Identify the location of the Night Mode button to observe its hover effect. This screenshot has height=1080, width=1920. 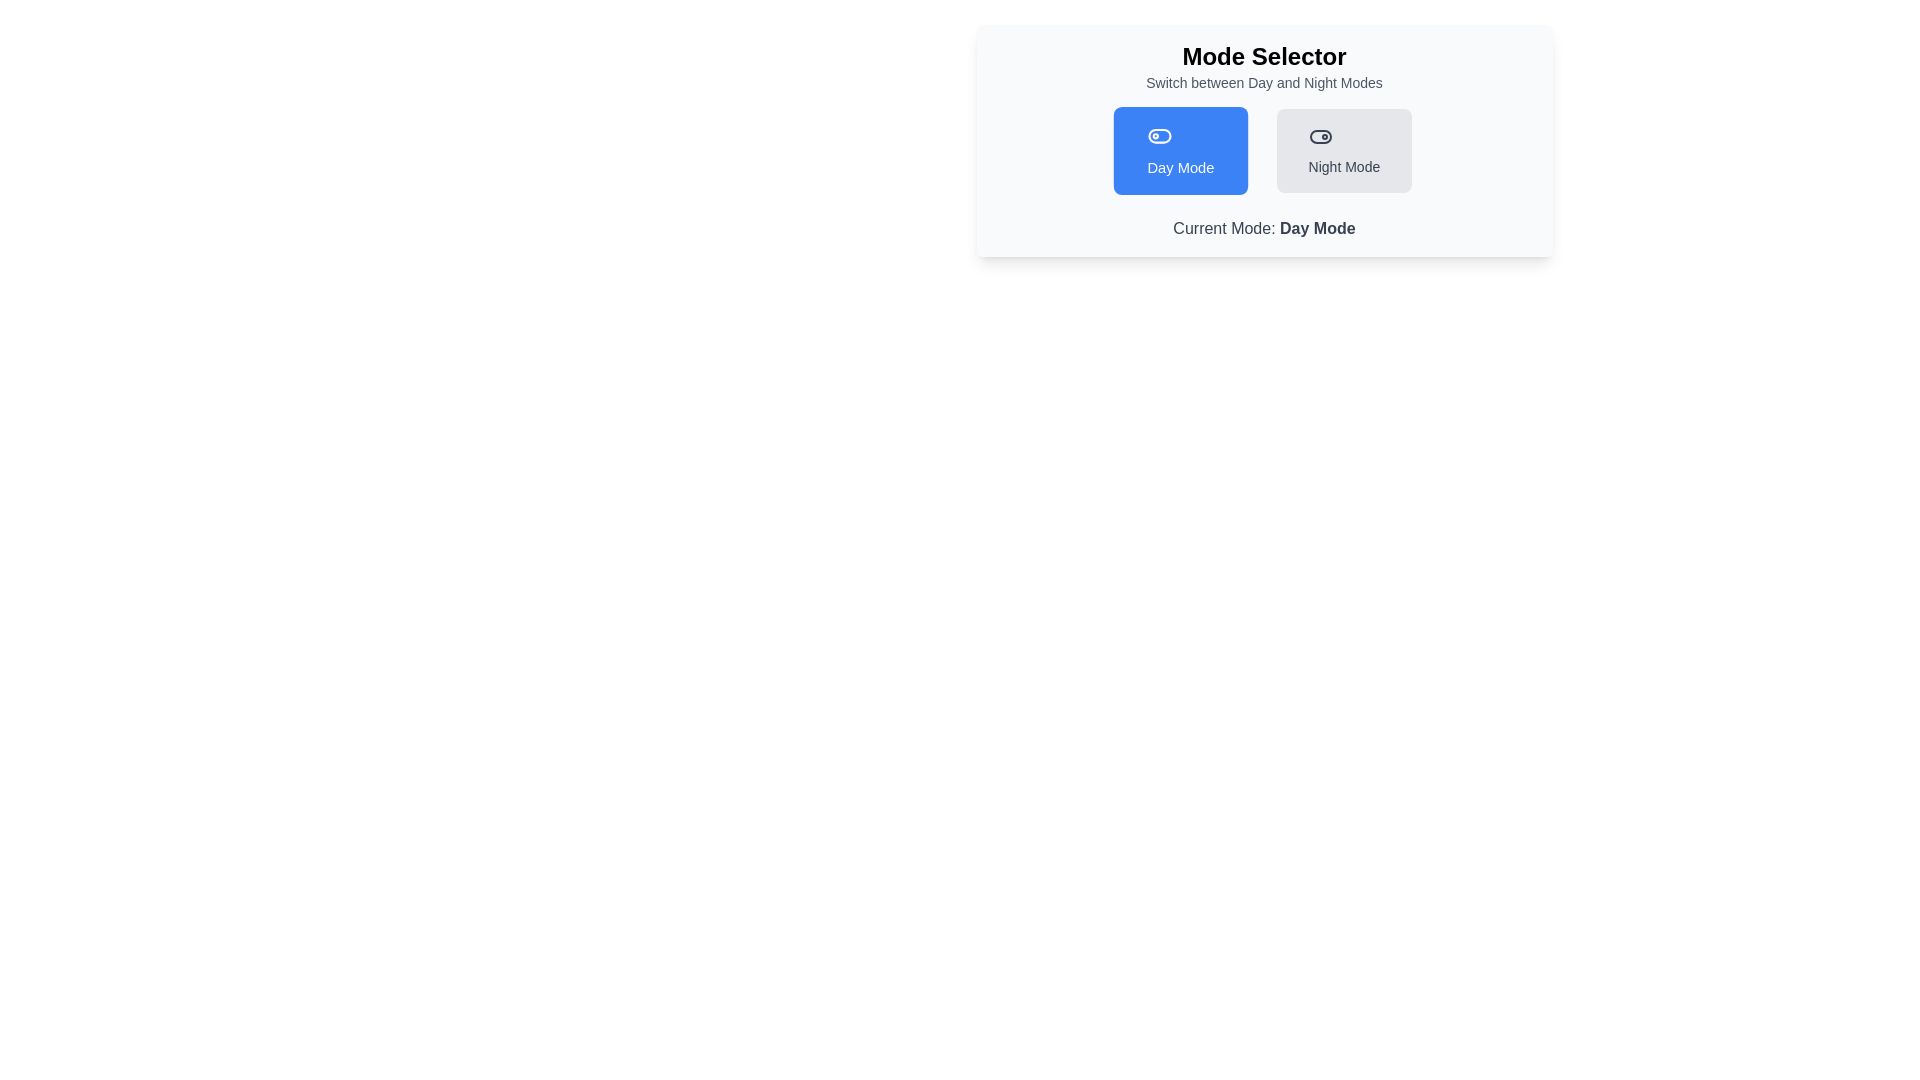
(1344, 149).